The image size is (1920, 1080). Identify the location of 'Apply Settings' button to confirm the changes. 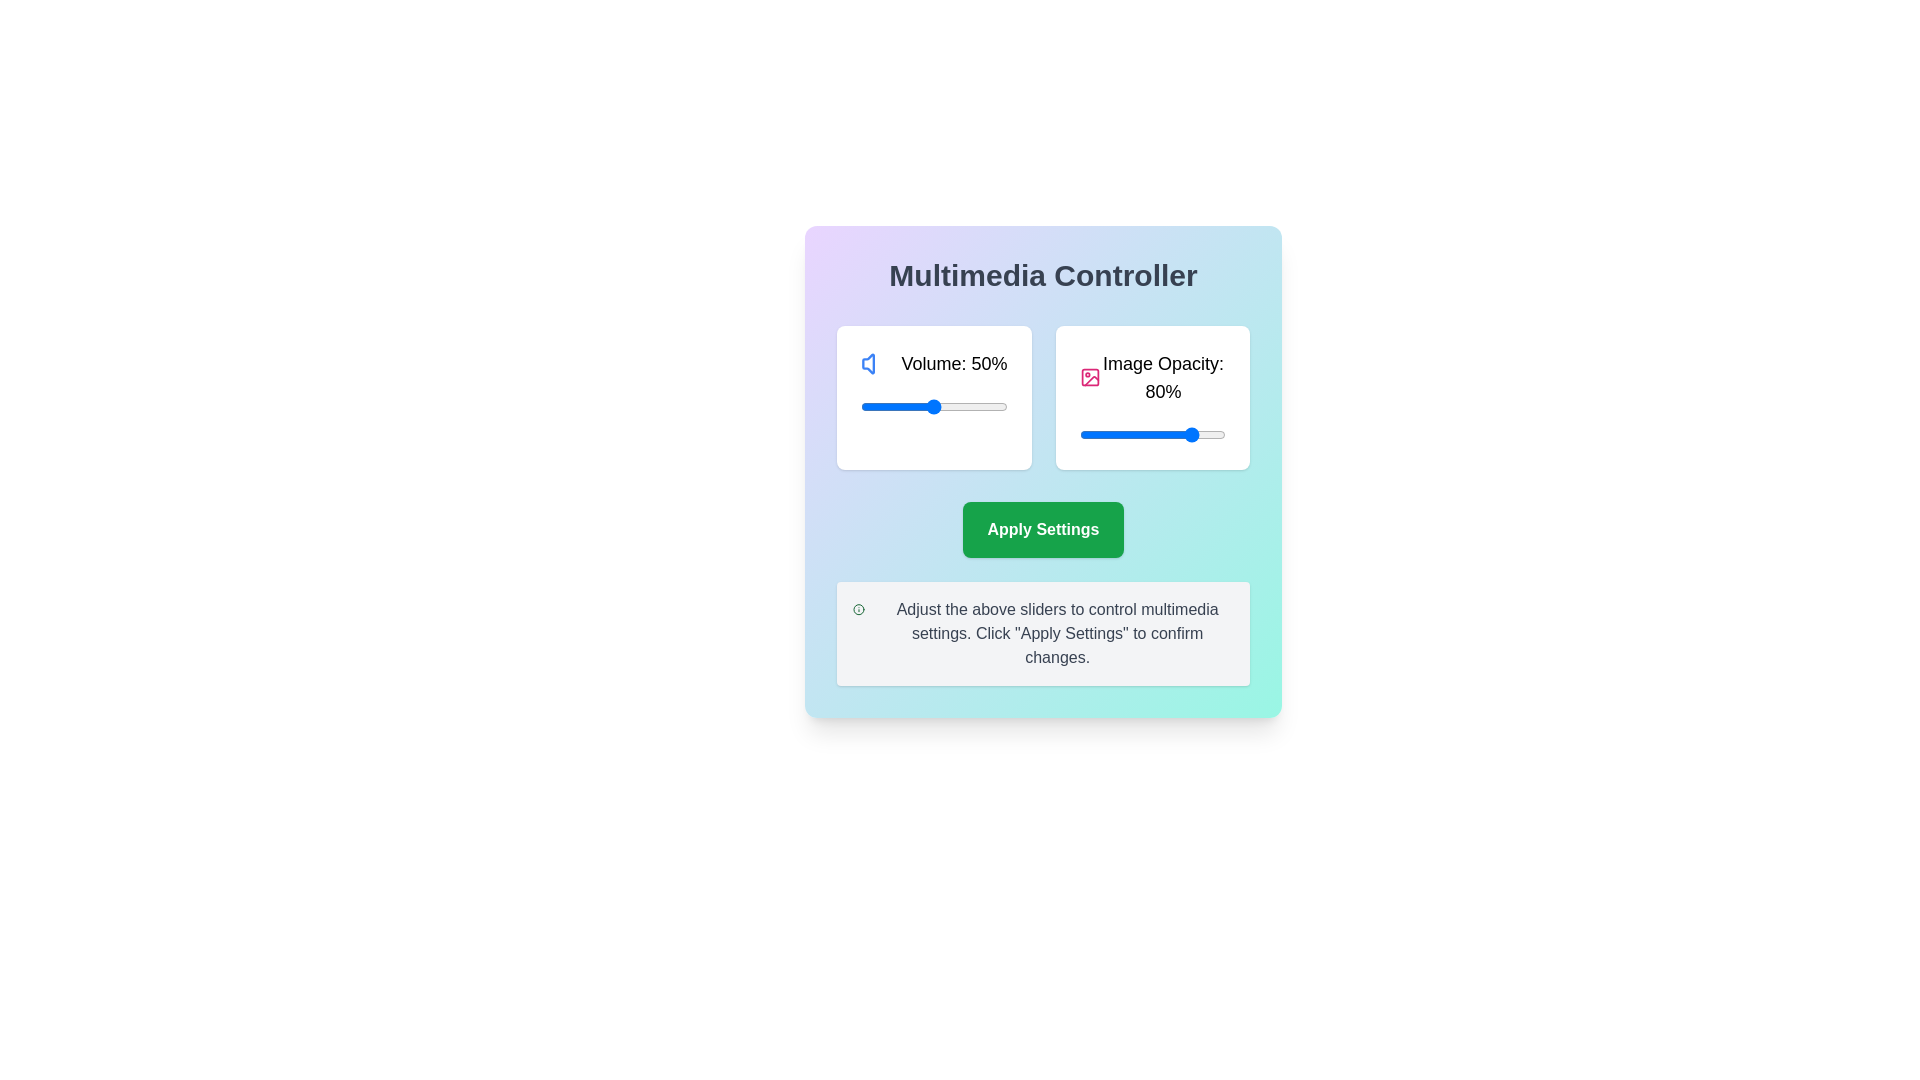
(1042, 528).